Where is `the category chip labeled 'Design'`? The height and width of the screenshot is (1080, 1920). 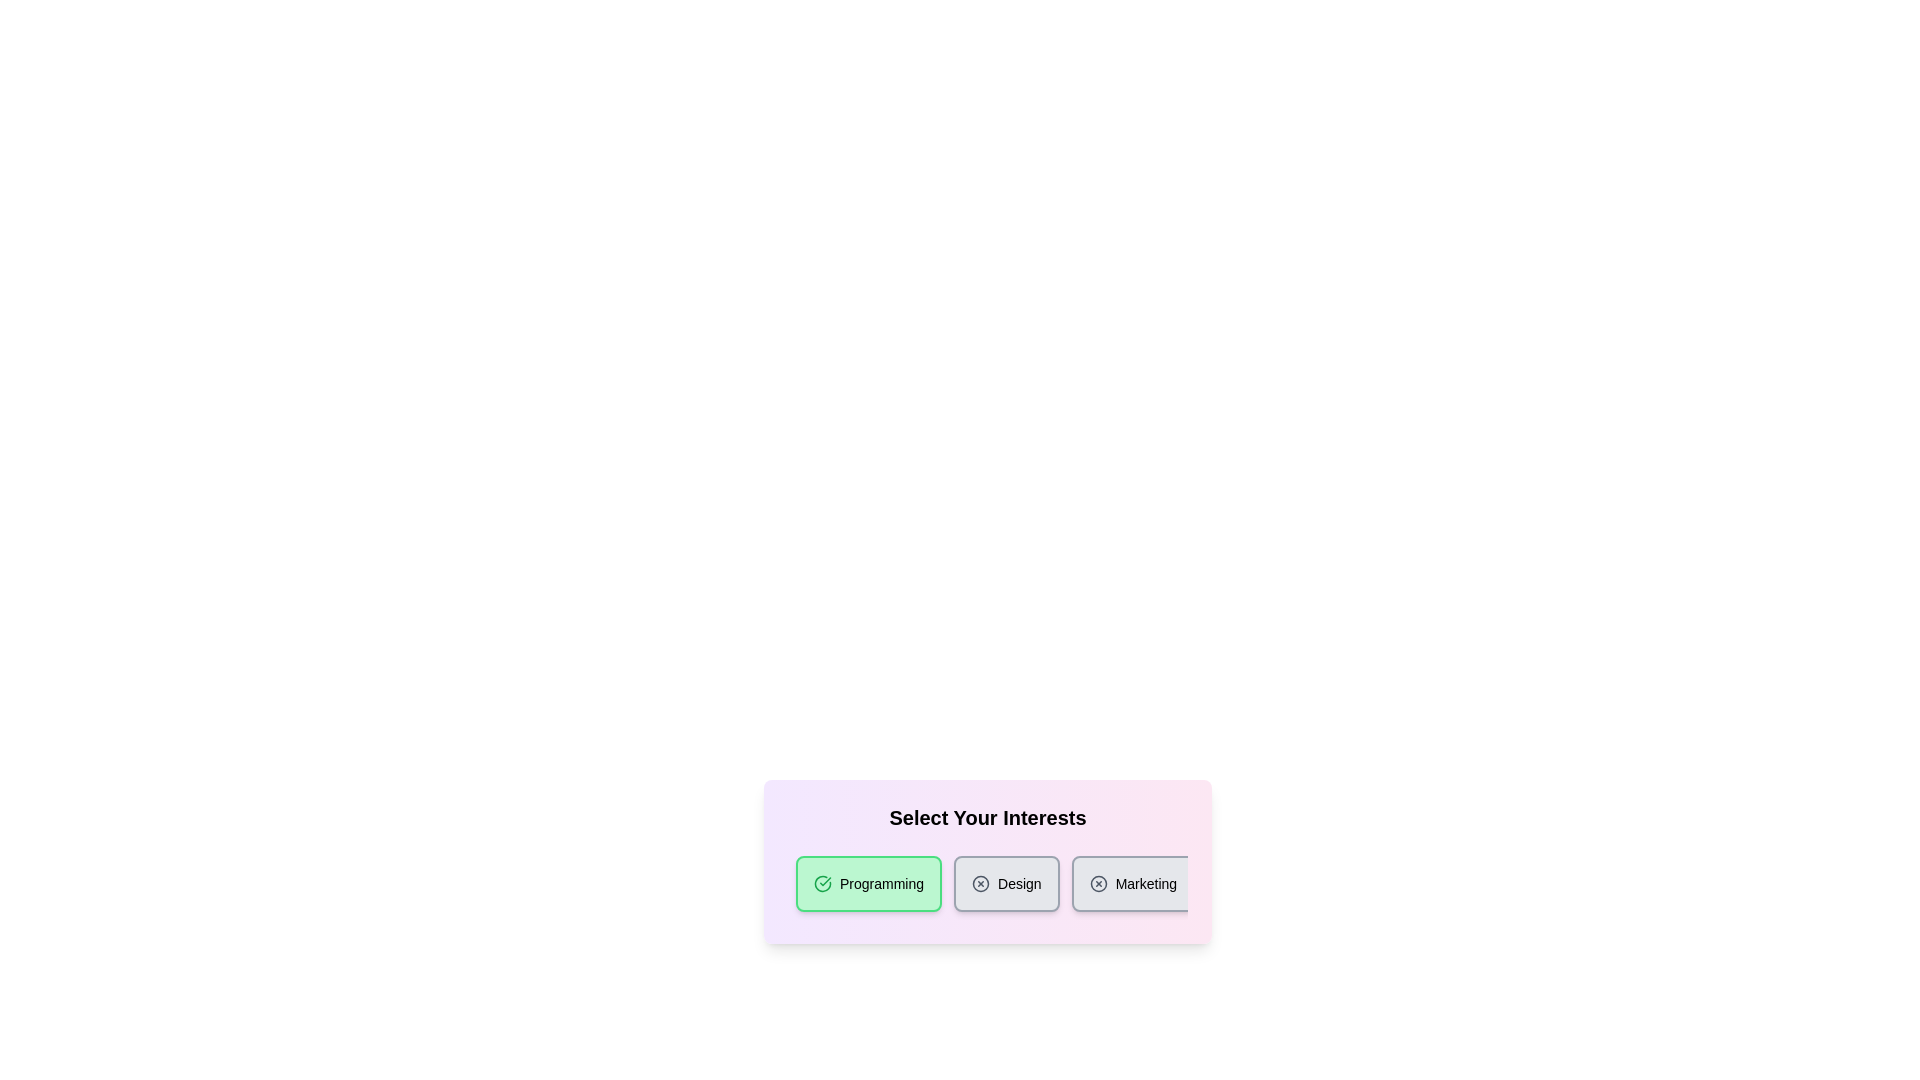 the category chip labeled 'Design' is located at coordinates (1006, 882).